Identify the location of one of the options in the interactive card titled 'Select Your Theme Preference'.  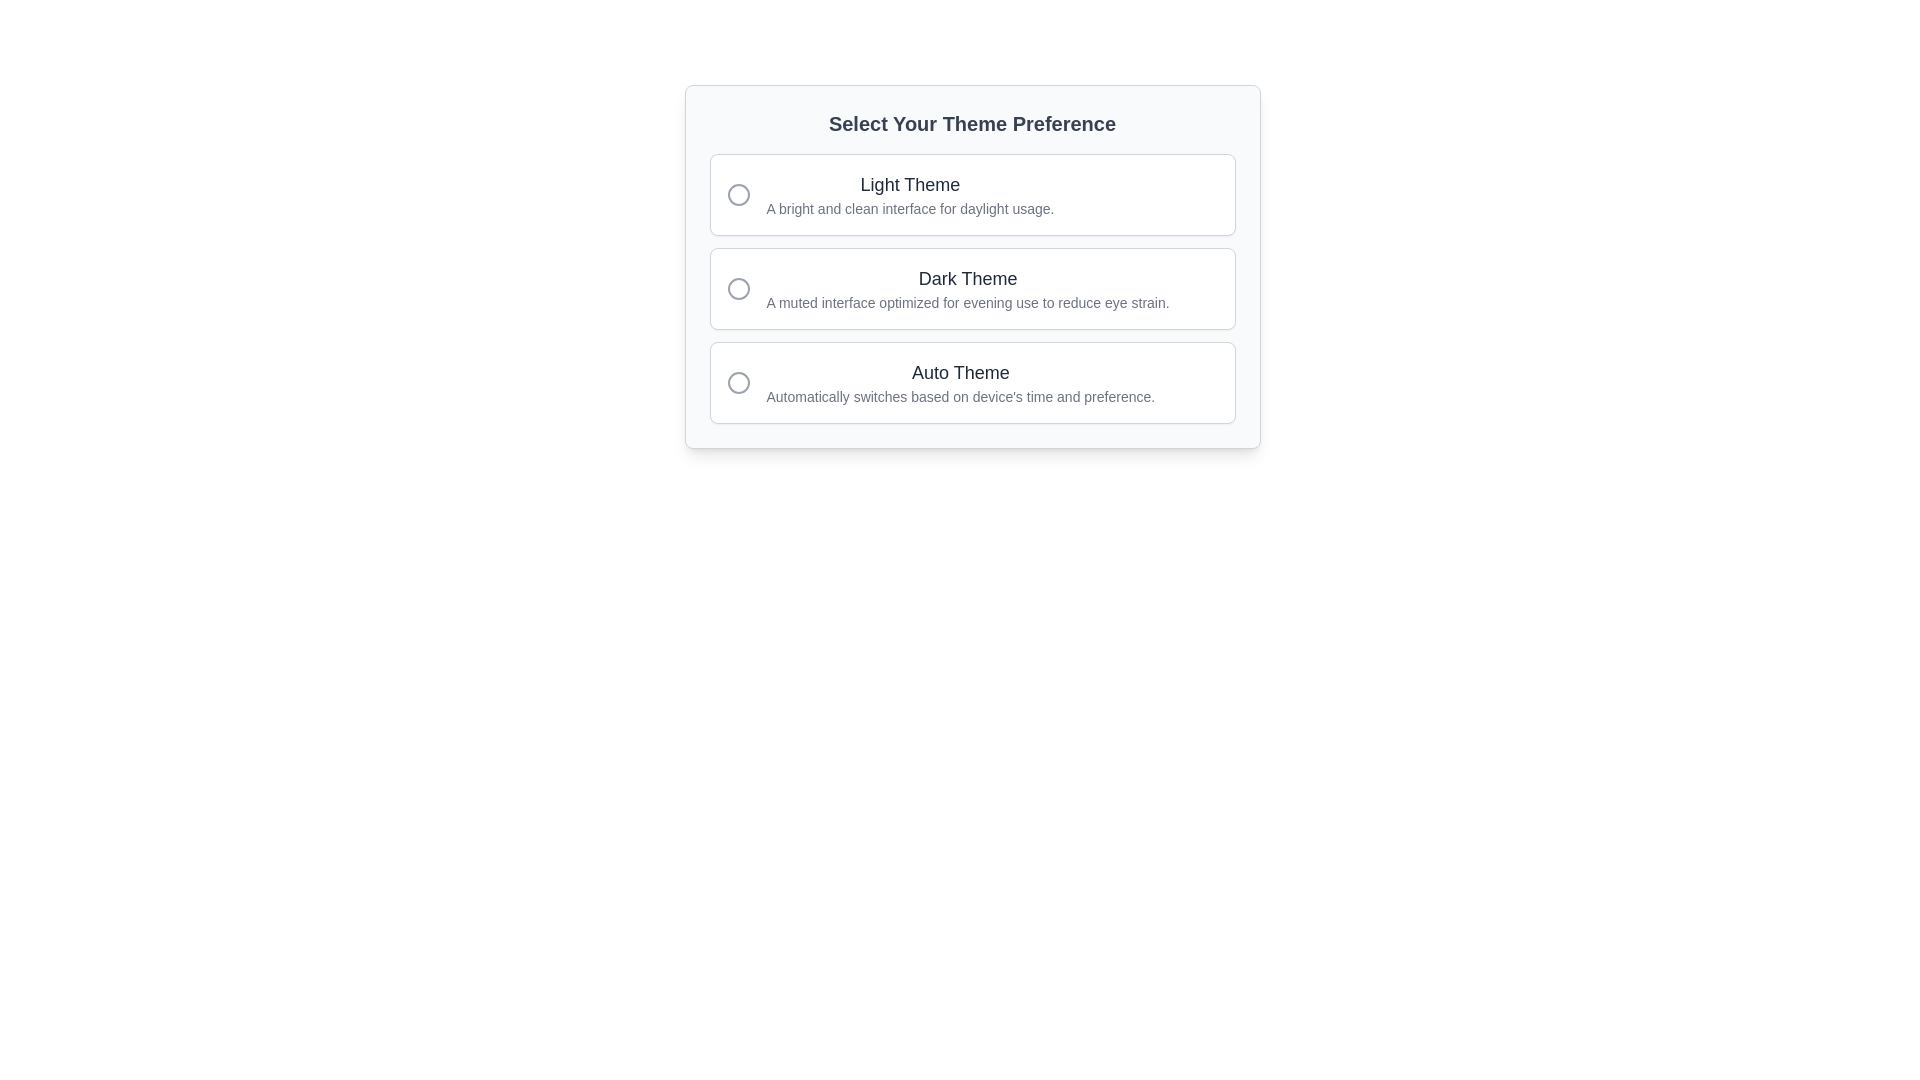
(972, 265).